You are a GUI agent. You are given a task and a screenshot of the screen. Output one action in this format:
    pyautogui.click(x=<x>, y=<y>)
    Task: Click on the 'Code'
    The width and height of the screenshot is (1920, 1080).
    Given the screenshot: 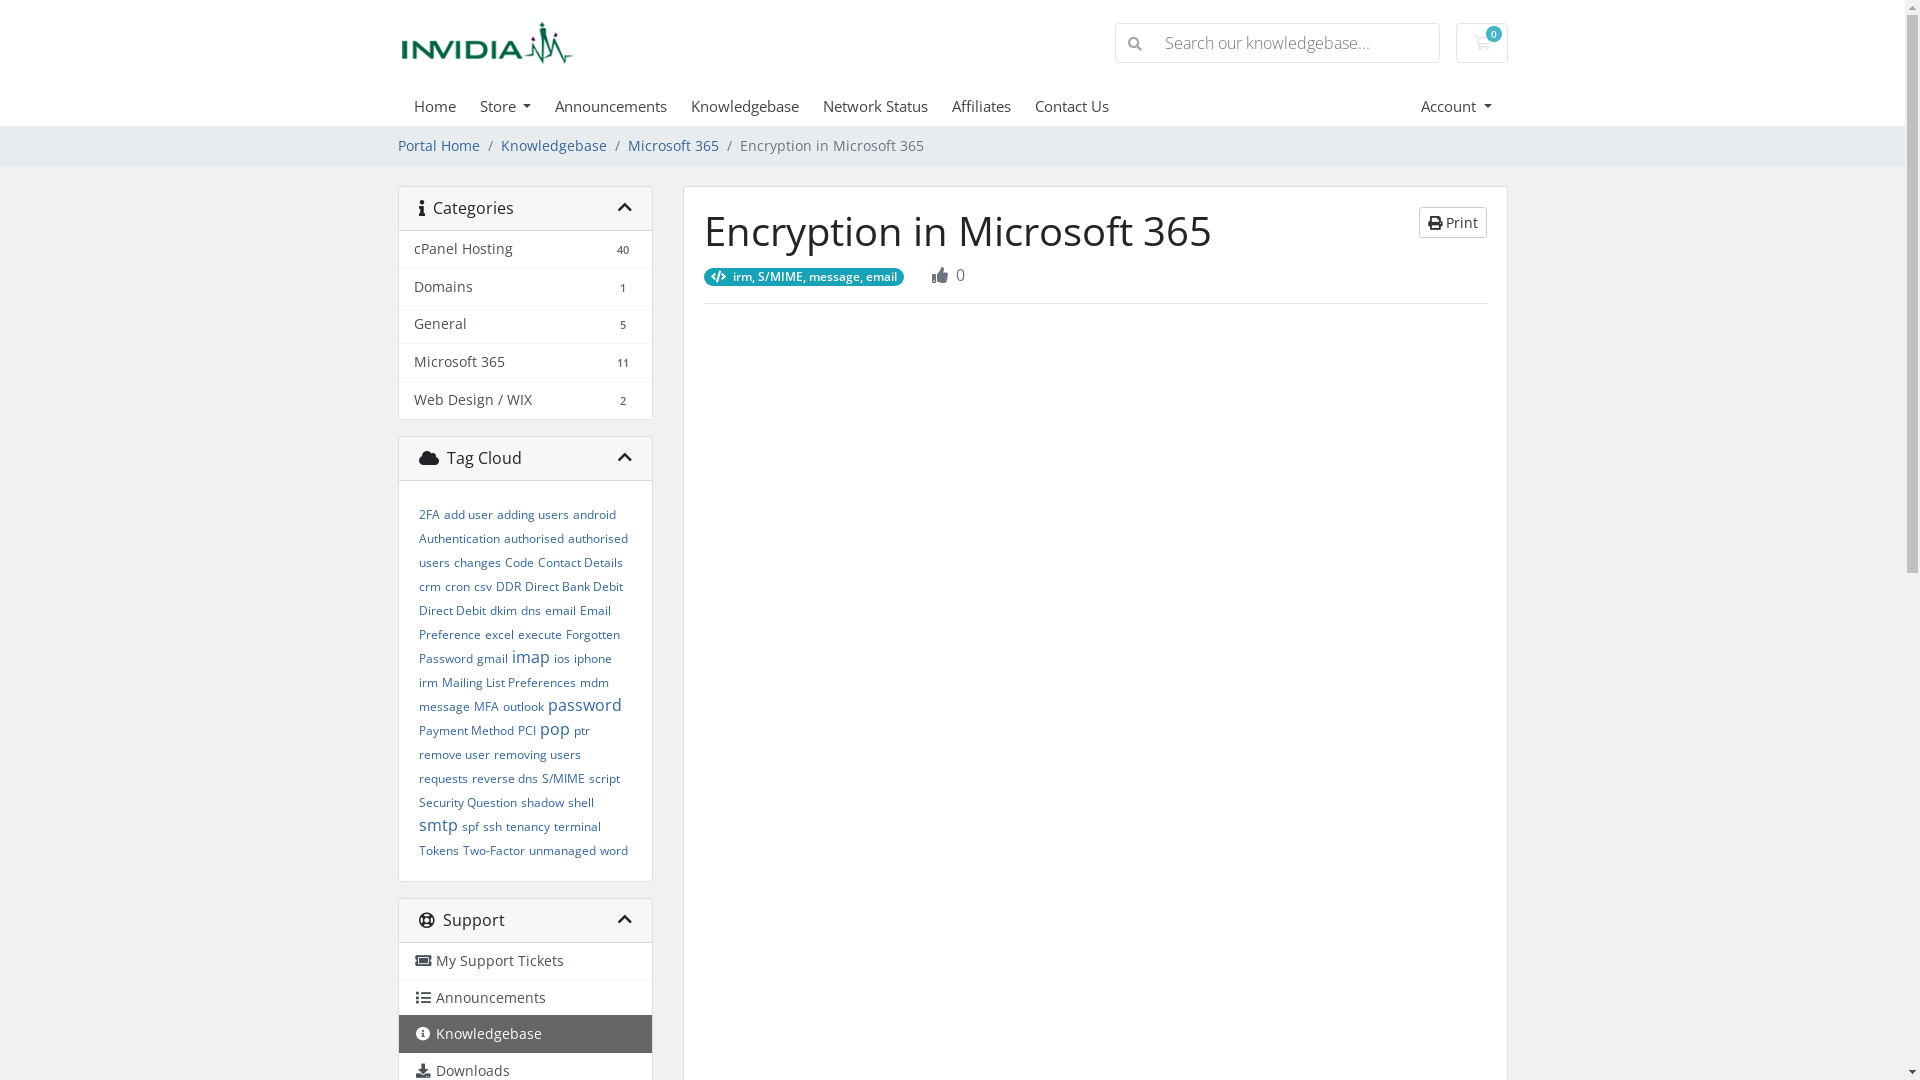 What is the action you would take?
    pyautogui.click(x=518, y=562)
    